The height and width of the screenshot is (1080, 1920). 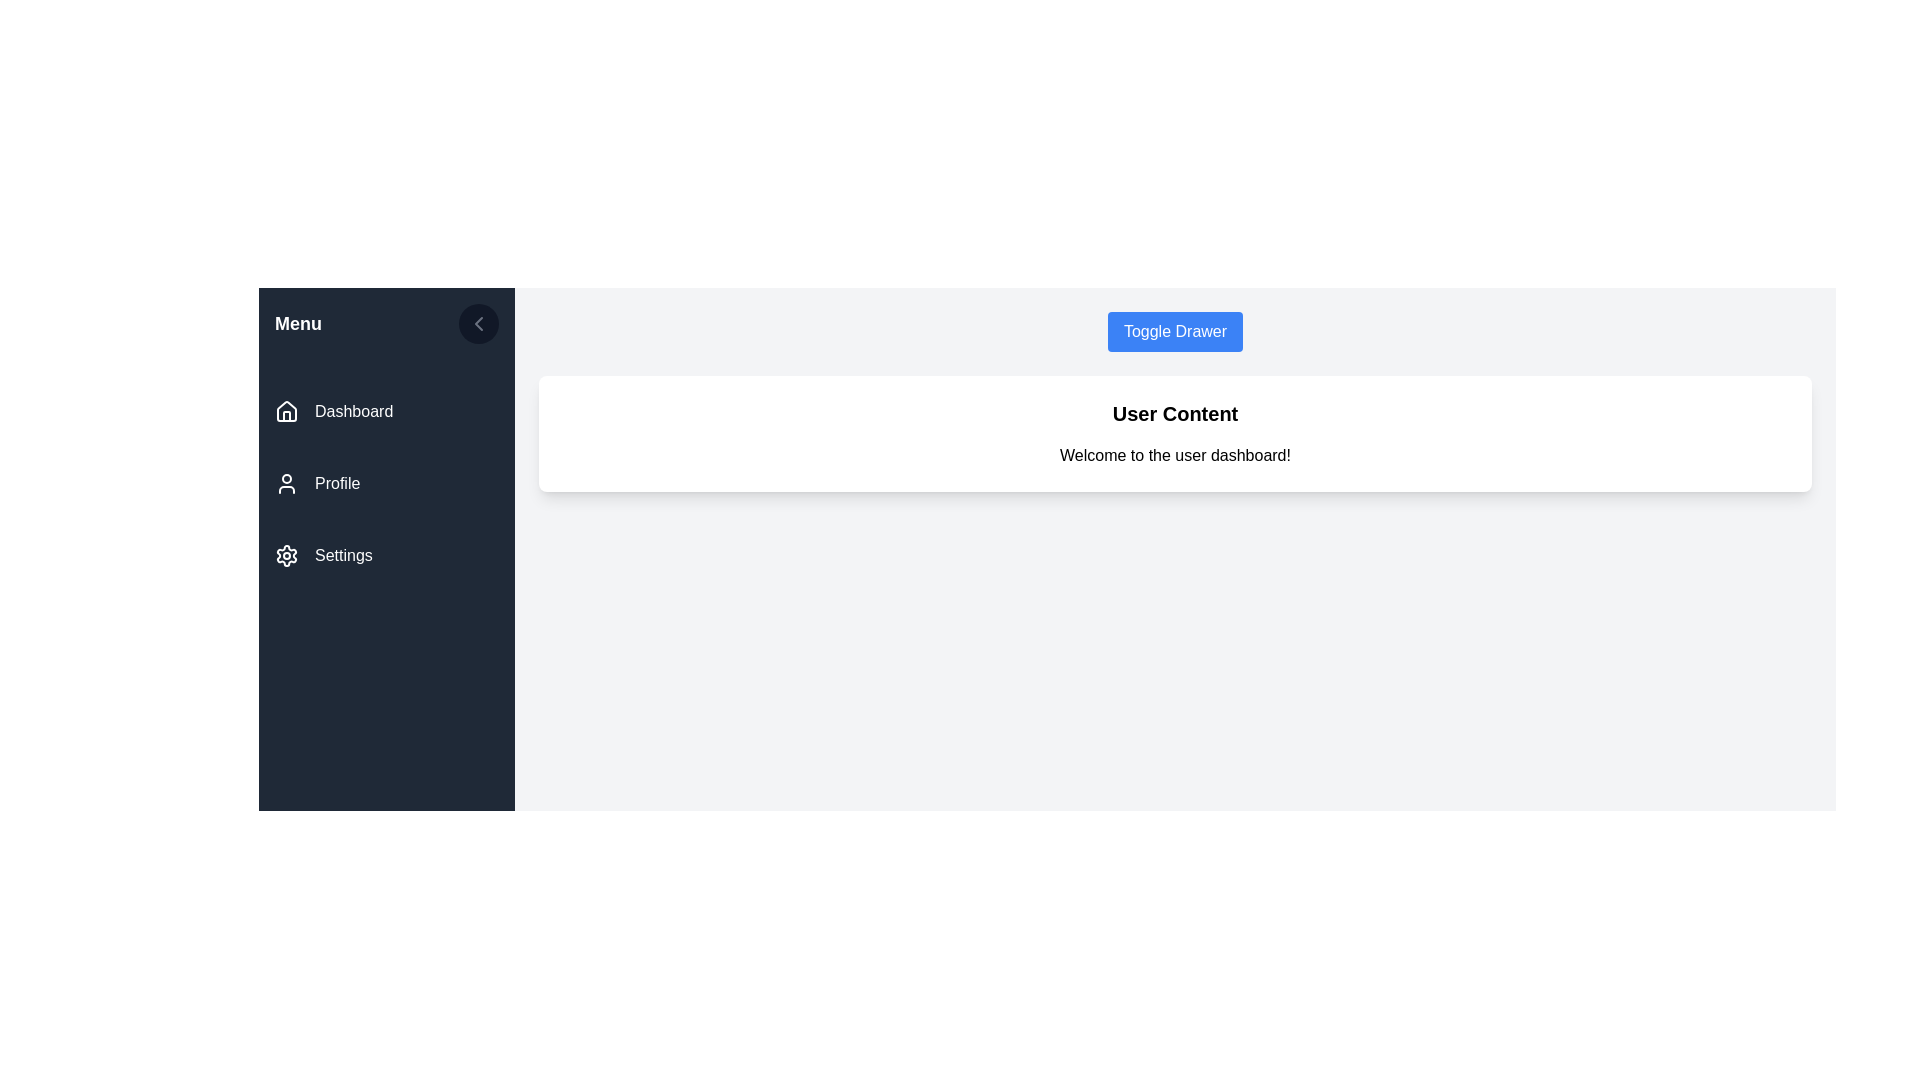 What do you see at coordinates (343, 555) in the screenshot?
I see `text label 'Settings' located in the left-side navigation panel, which is beneath the 'Profile' label` at bounding box center [343, 555].